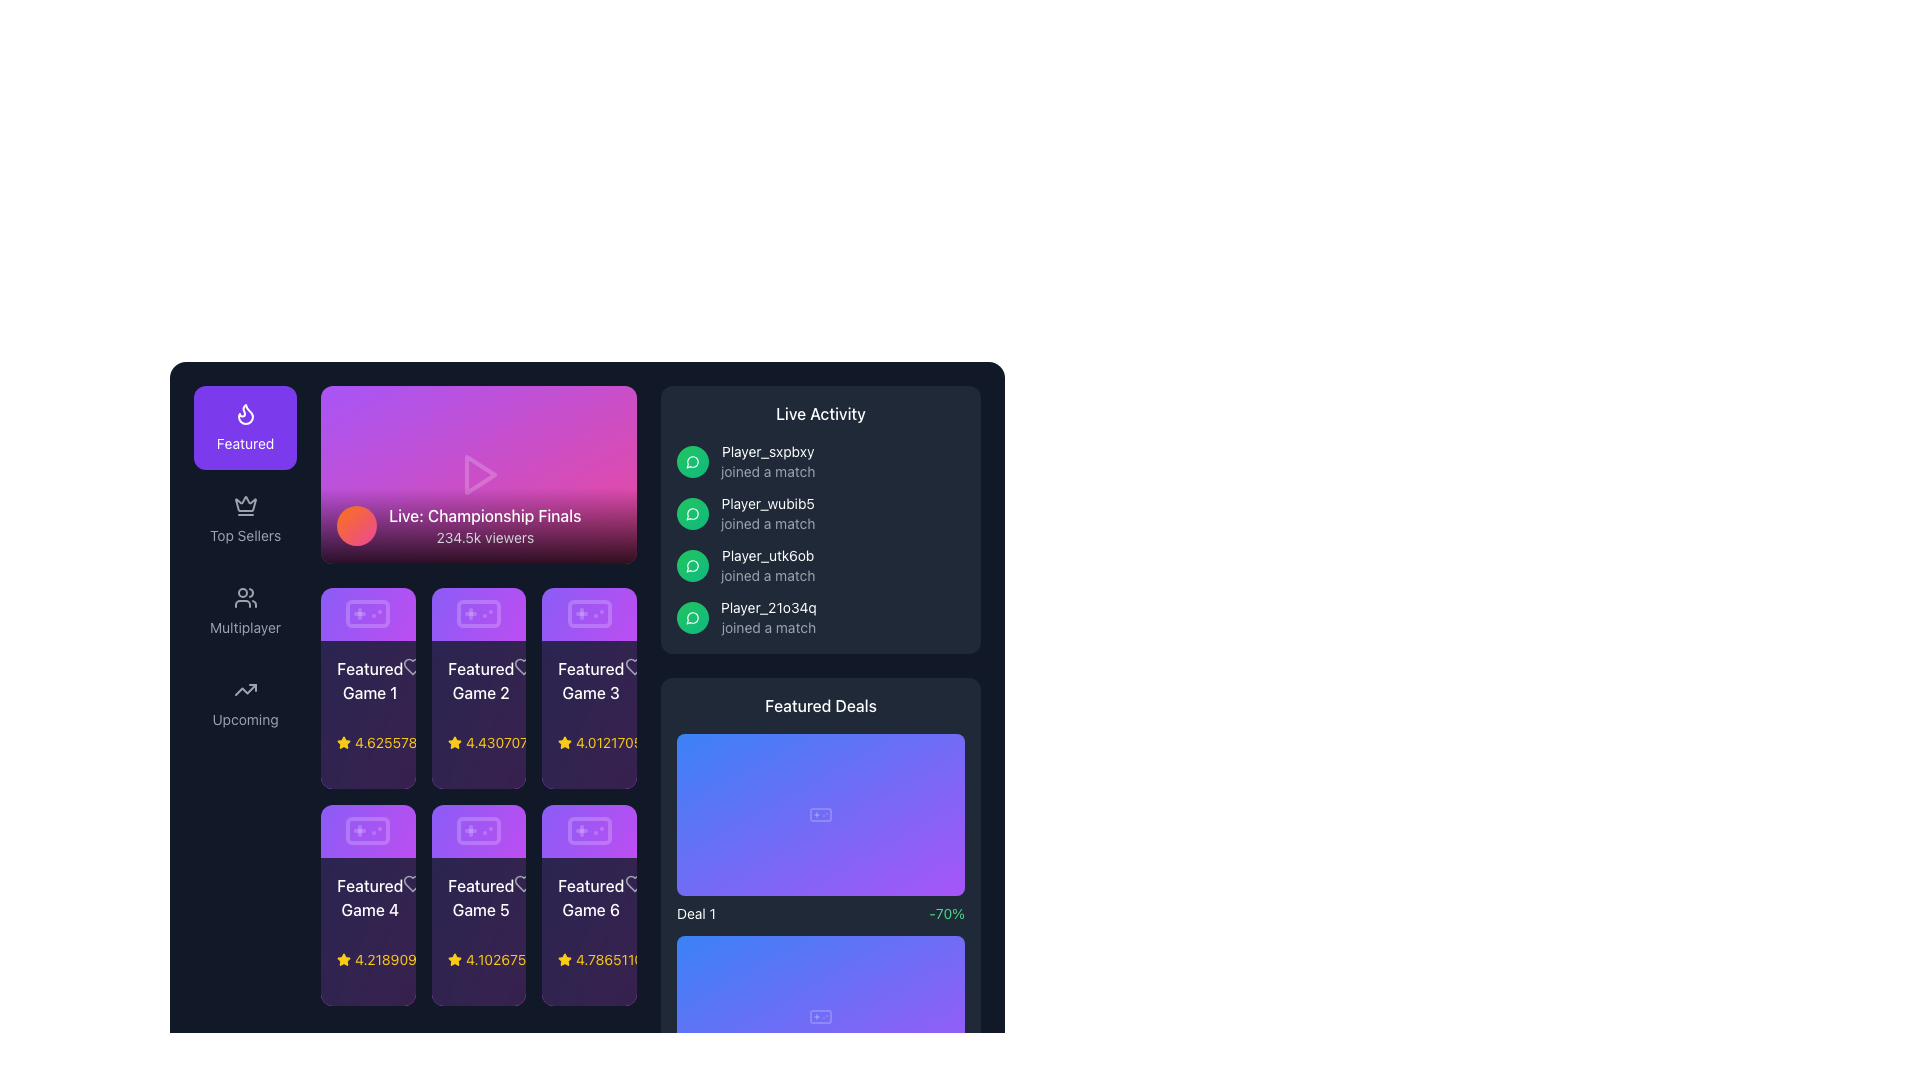  I want to click on the thumbnail representing 'Featured Game 5', which is located in the bottom row, second column of the grid of featured games, so click(478, 831).